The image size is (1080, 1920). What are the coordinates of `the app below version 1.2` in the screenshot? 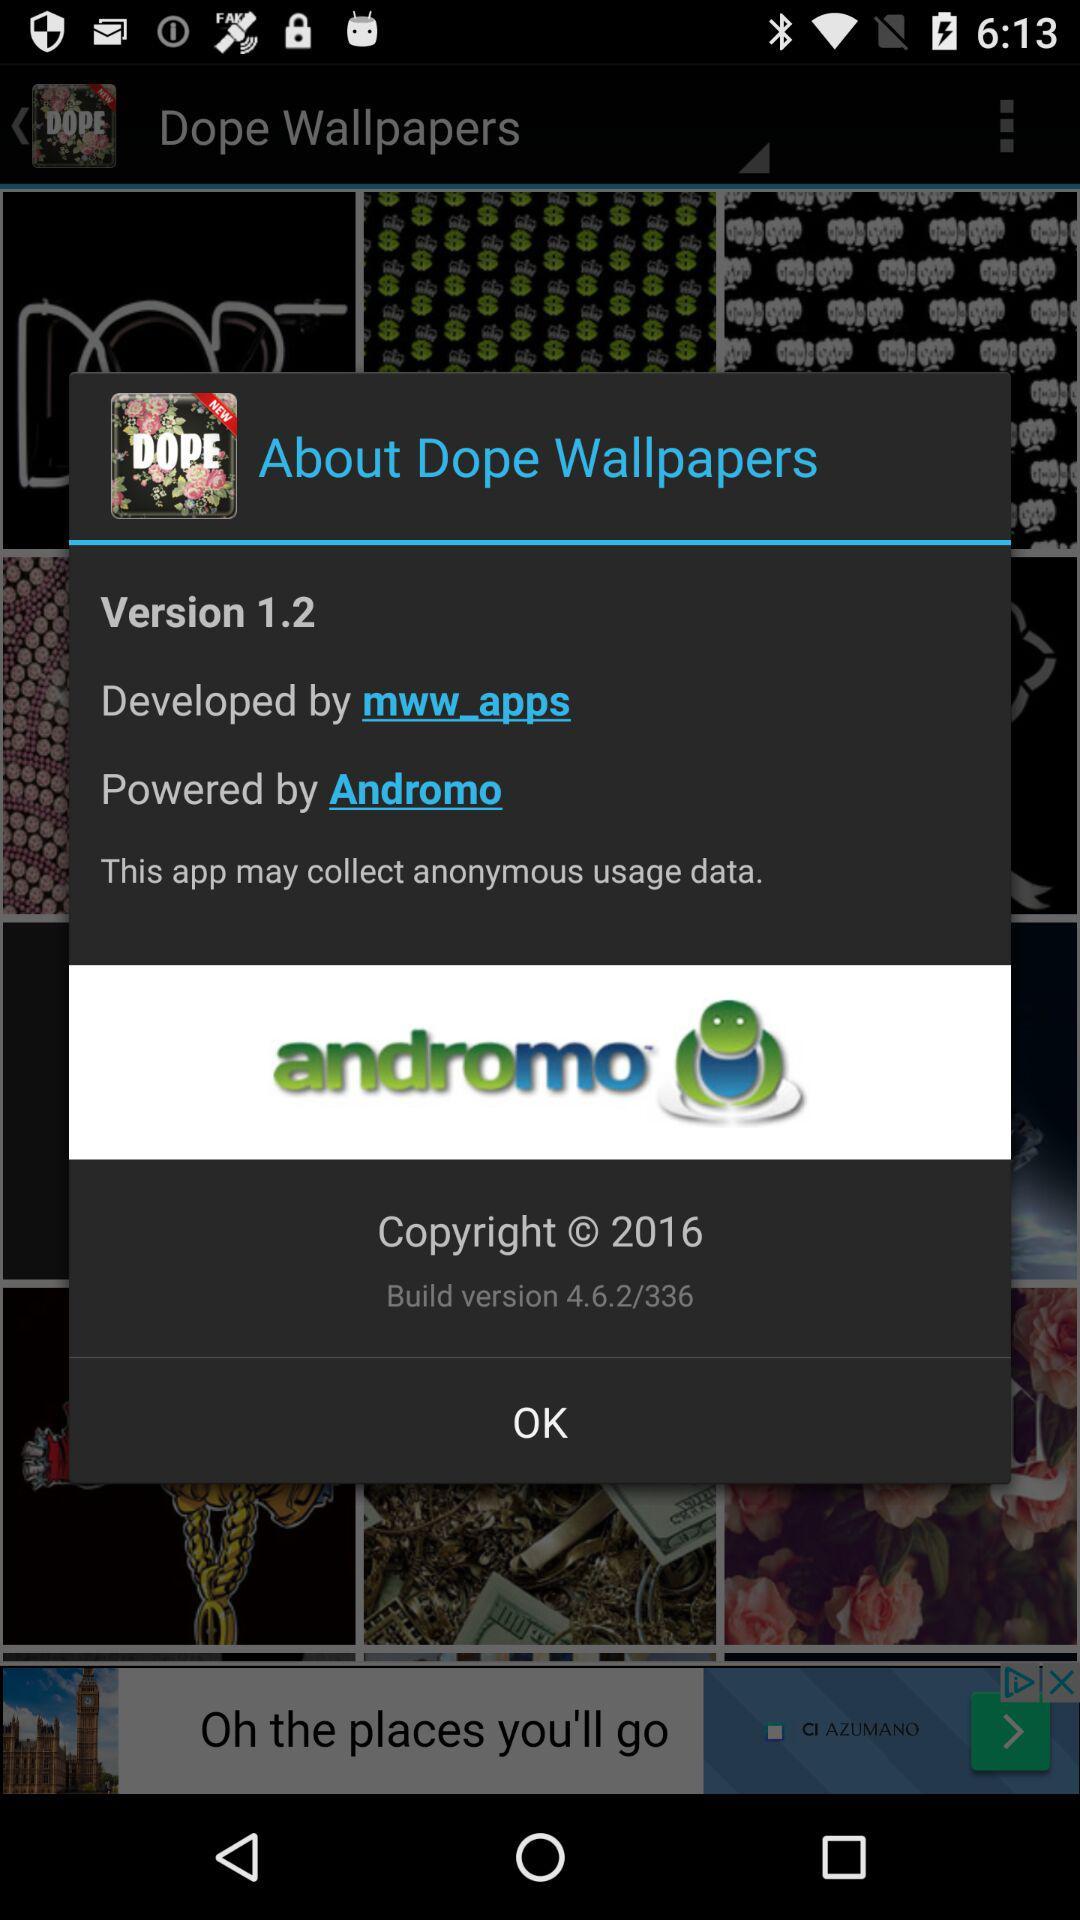 It's located at (540, 714).